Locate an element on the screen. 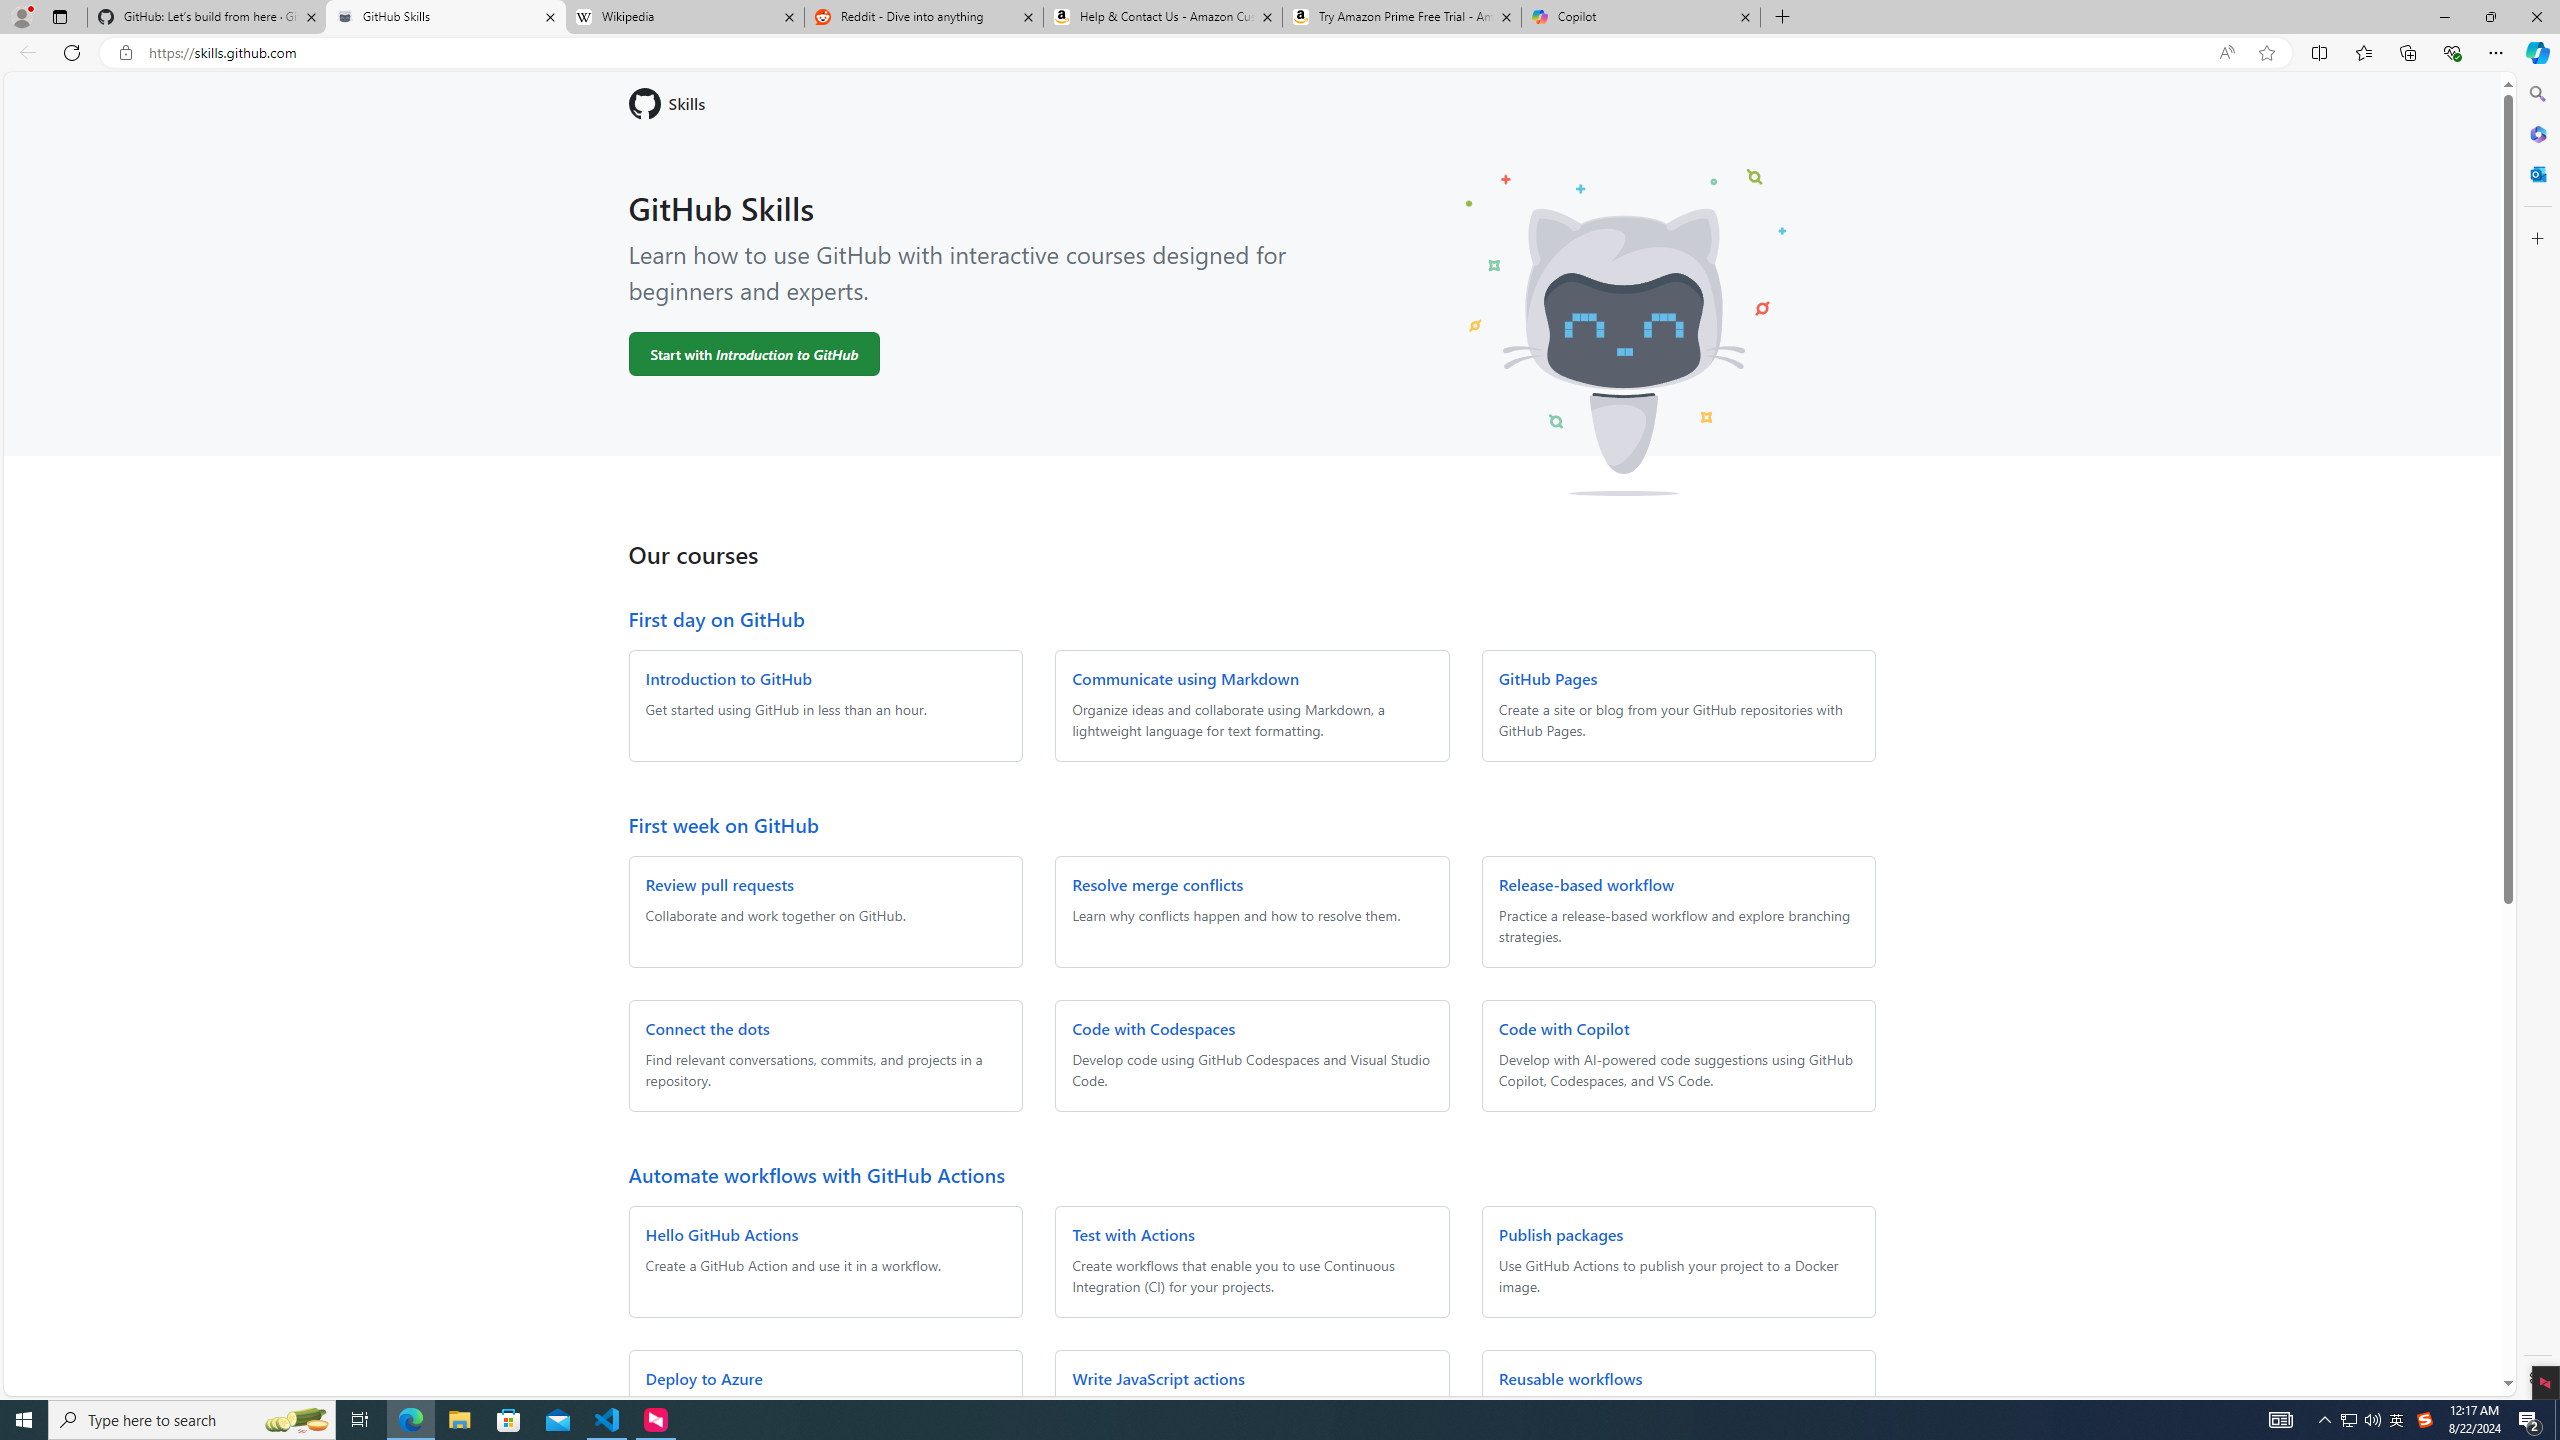  'Publish packages' is located at coordinates (1560, 1233).